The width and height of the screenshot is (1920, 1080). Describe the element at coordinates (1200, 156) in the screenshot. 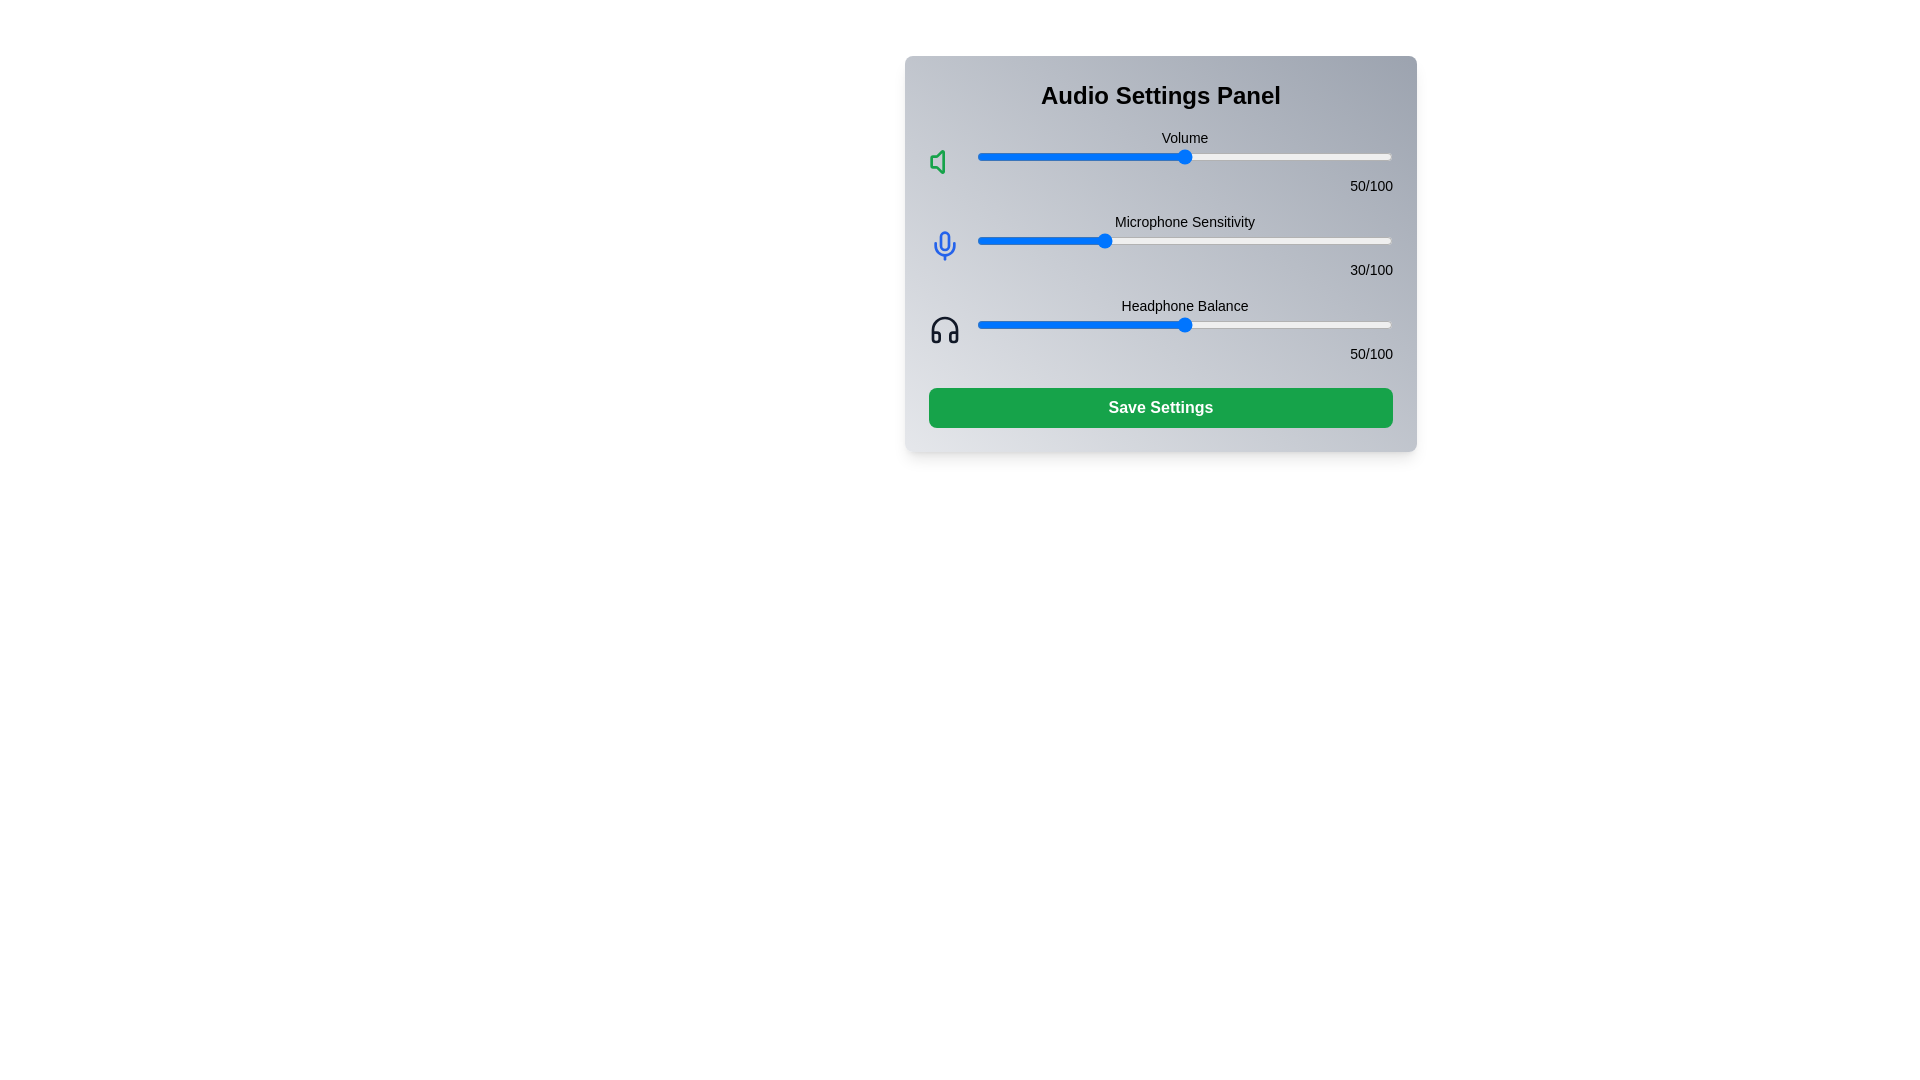

I see `volume` at that location.